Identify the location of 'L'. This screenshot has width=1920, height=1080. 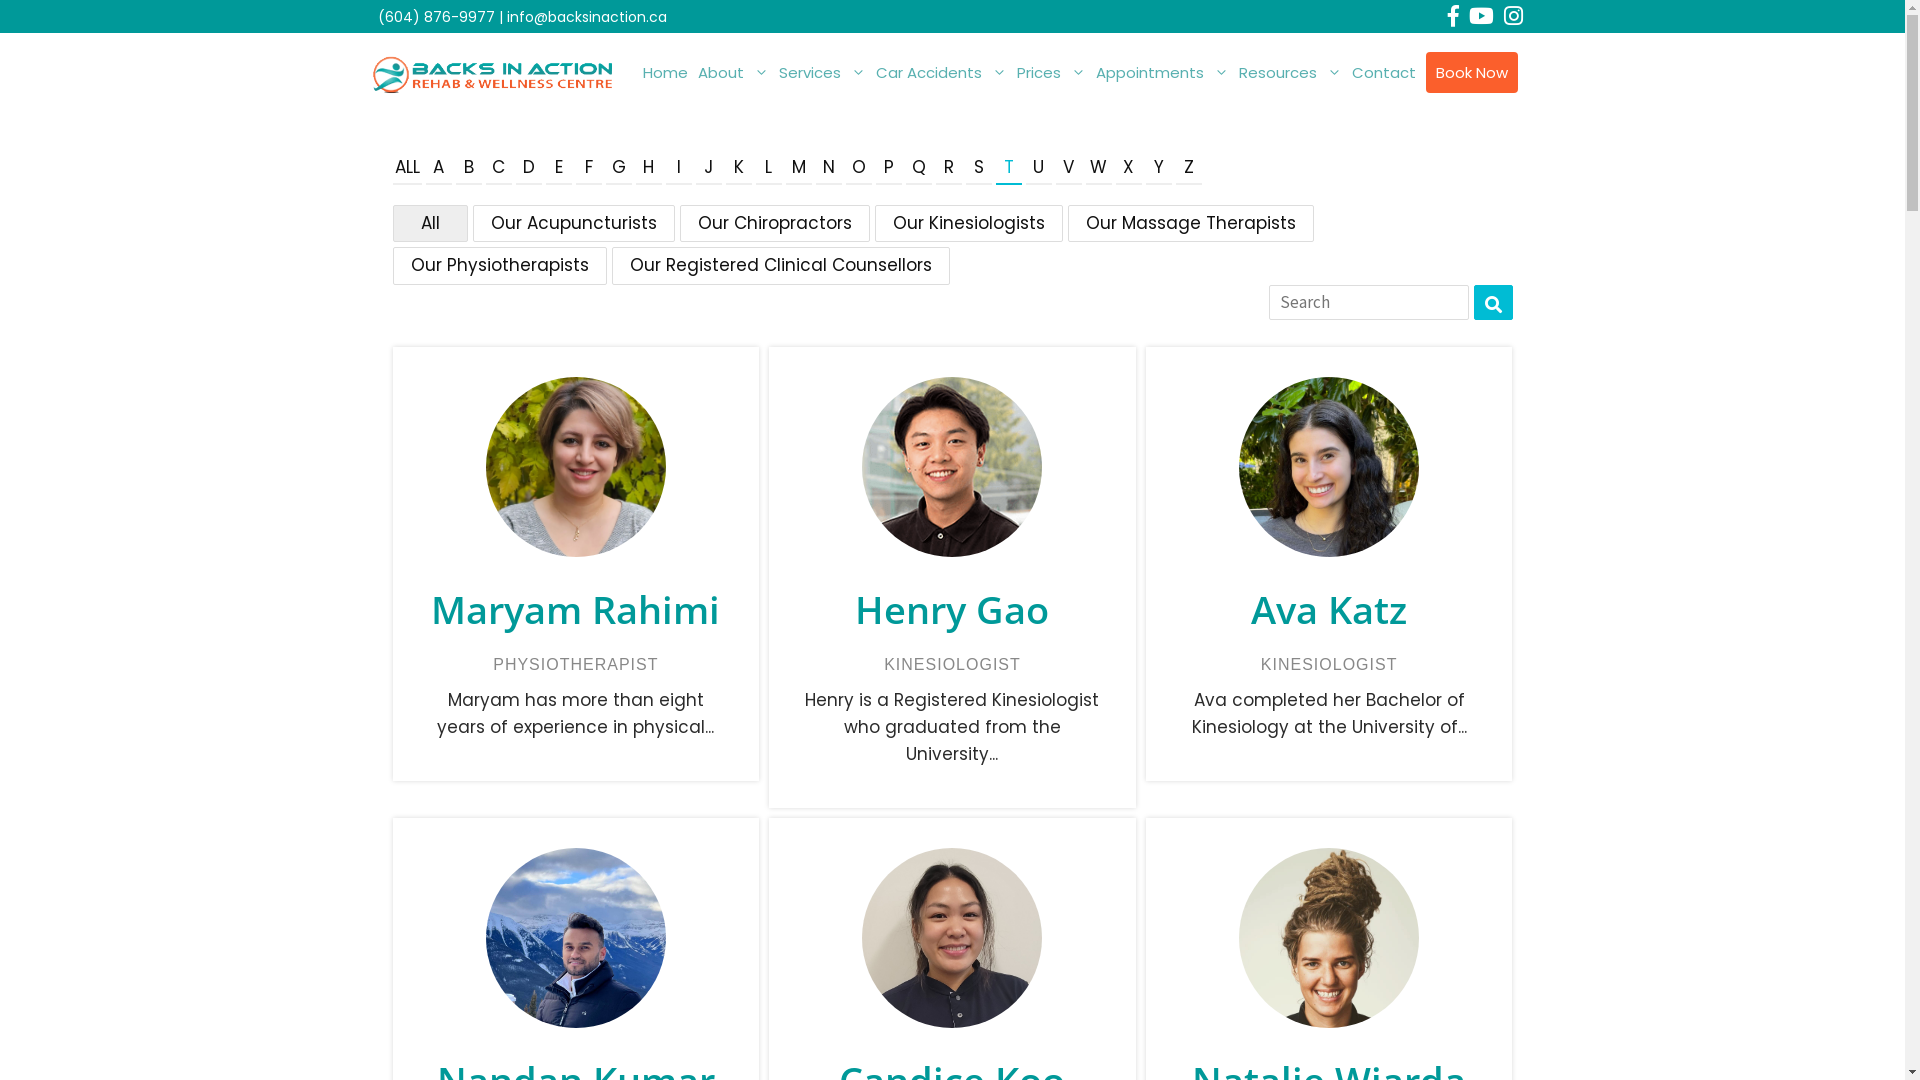
(767, 168).